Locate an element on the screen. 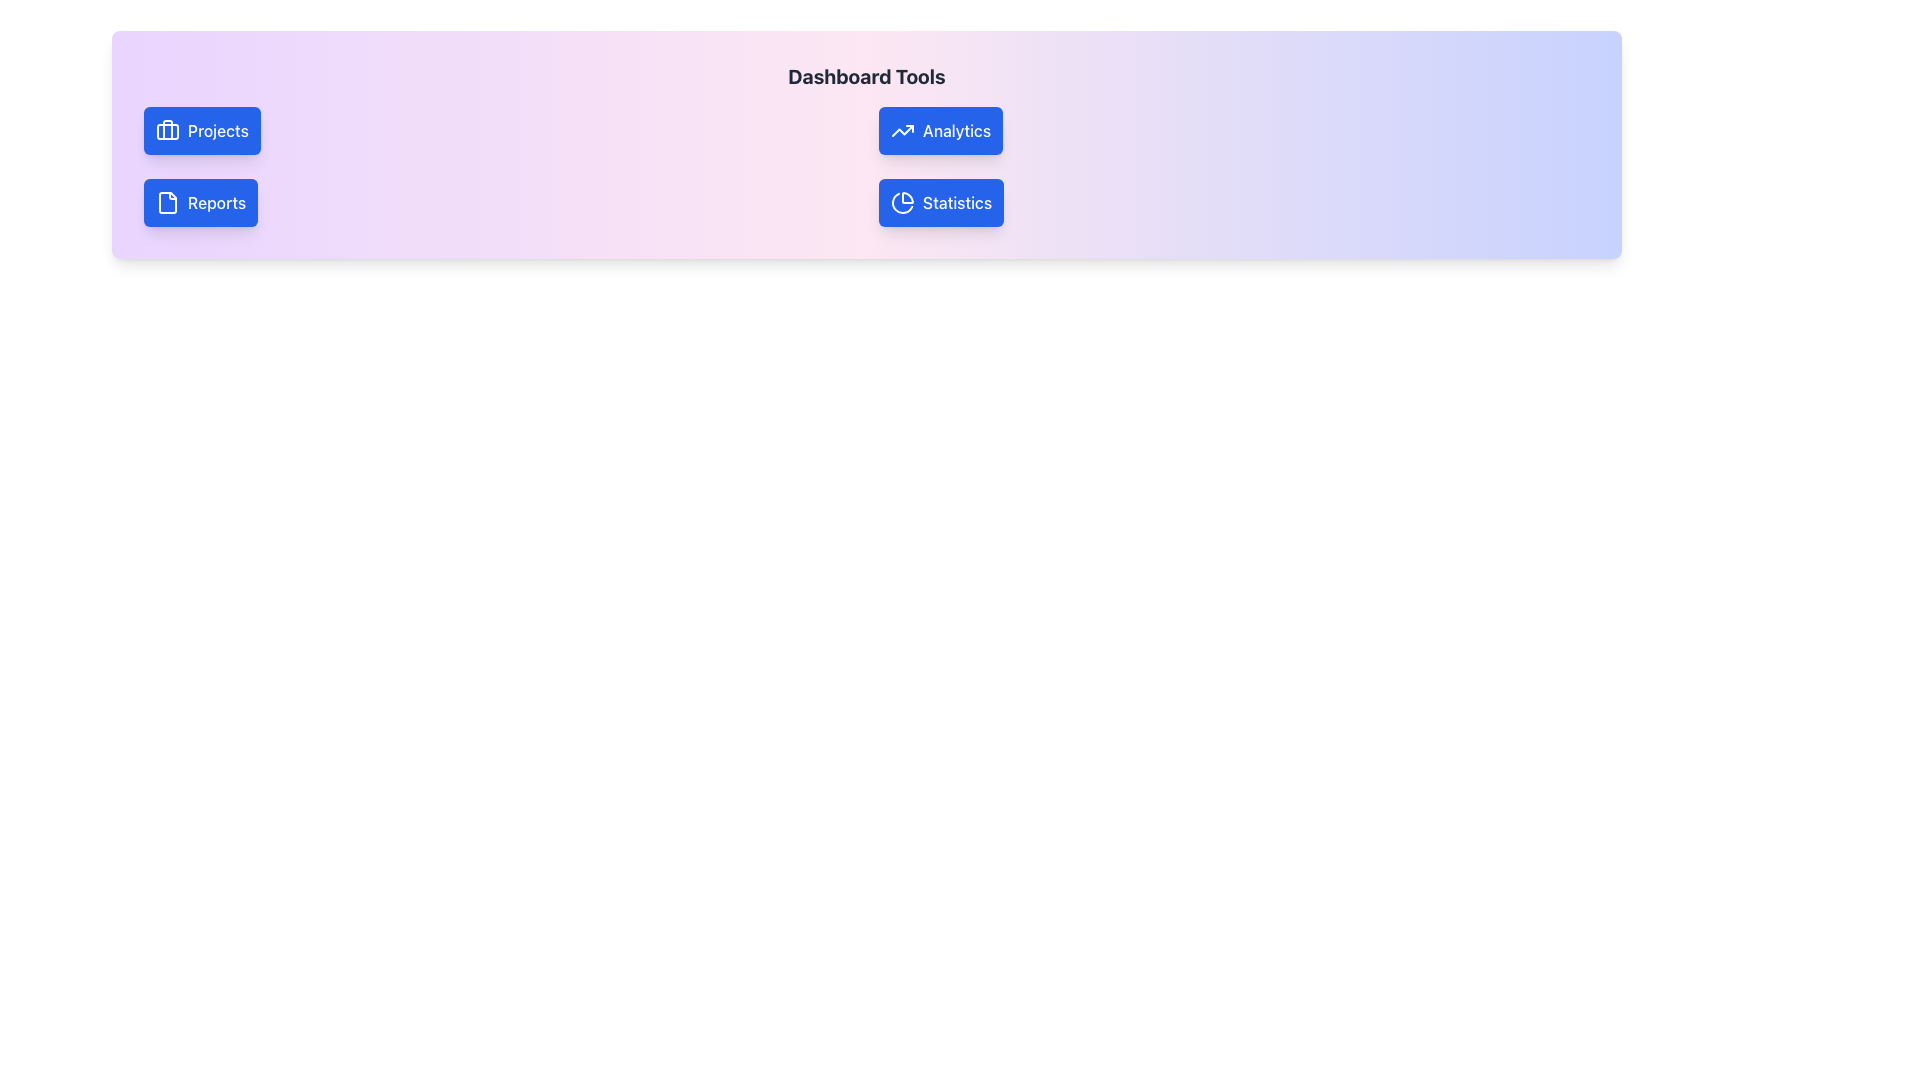  the 'Analytics' button located at the top right of the interface under the heading 'Dashboard Tools', which contains a 'trending up' icon represented by a zigzag polyline is located at coordinates (901, 131).